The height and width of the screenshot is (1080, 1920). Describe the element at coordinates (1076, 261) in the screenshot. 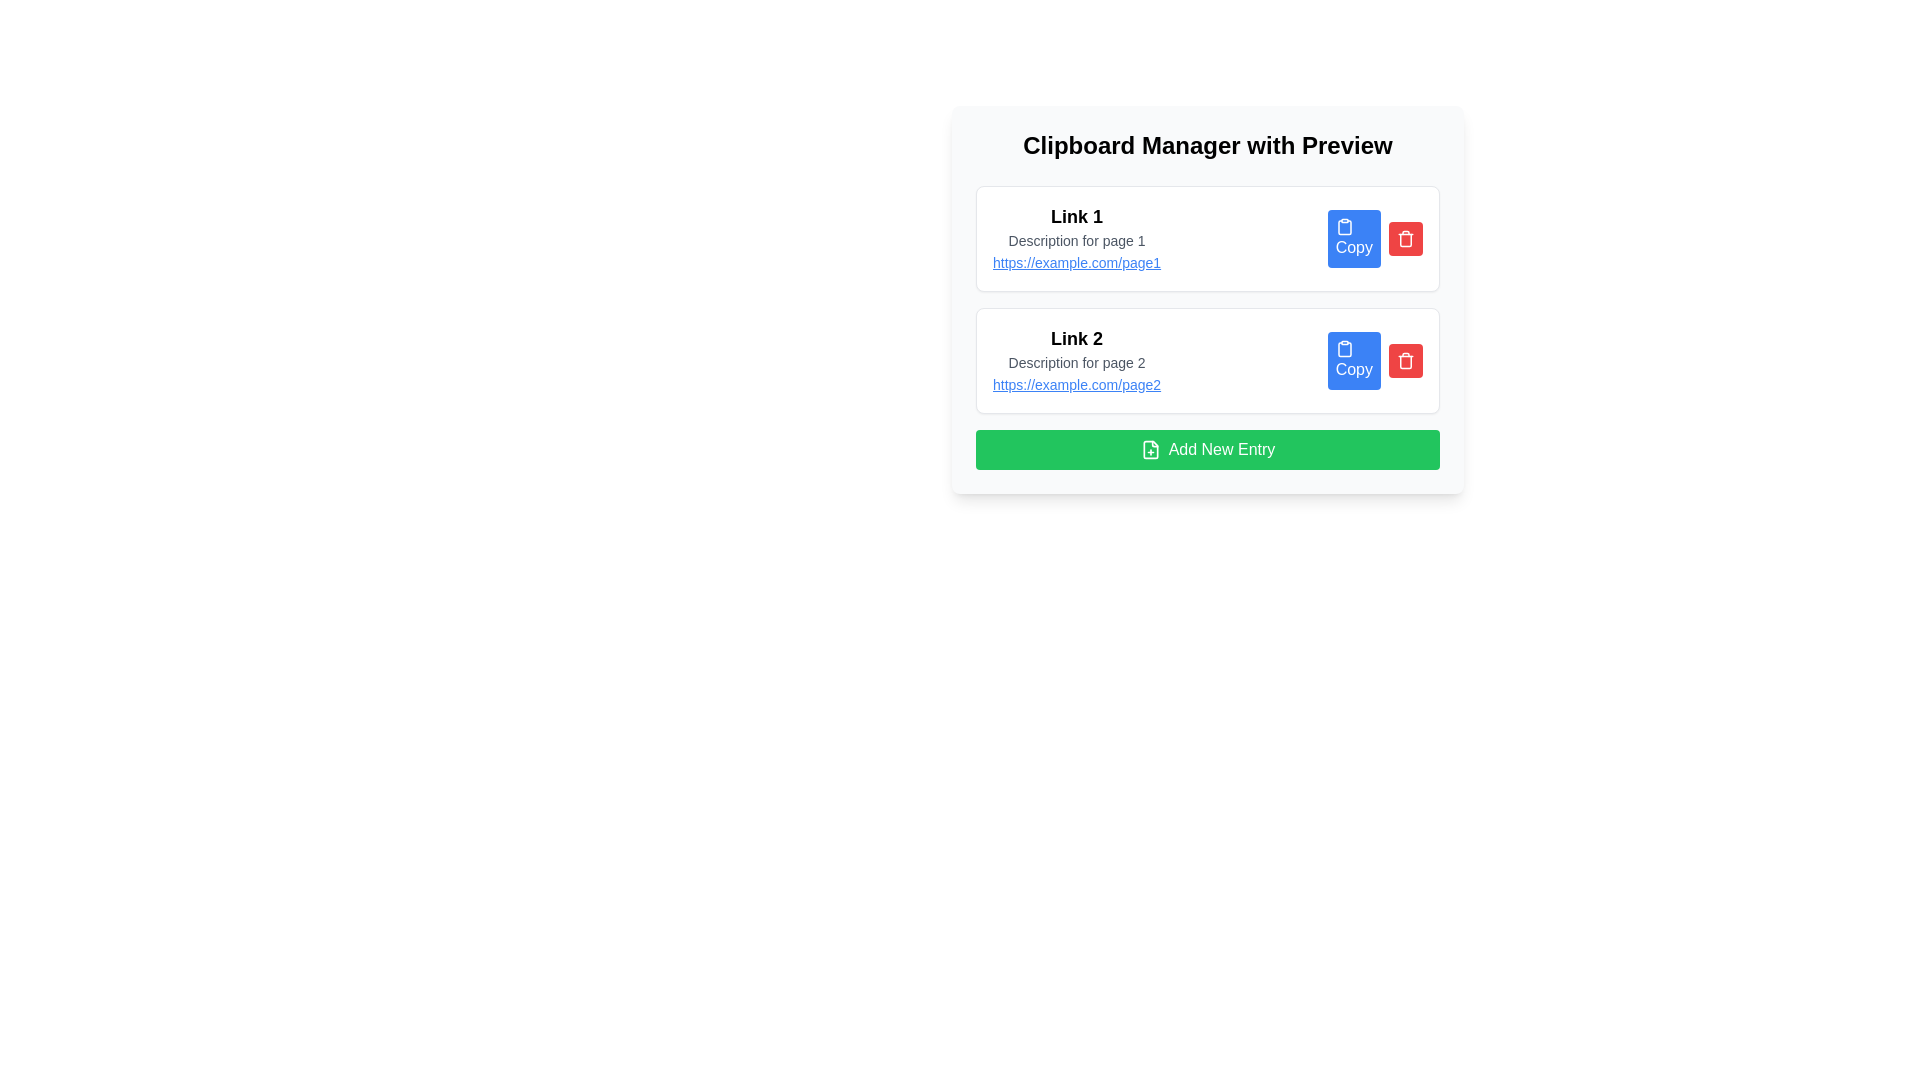

I see `the hyperlink positioned below 'Description for page 1' under the title 'Link 1'` at that location.